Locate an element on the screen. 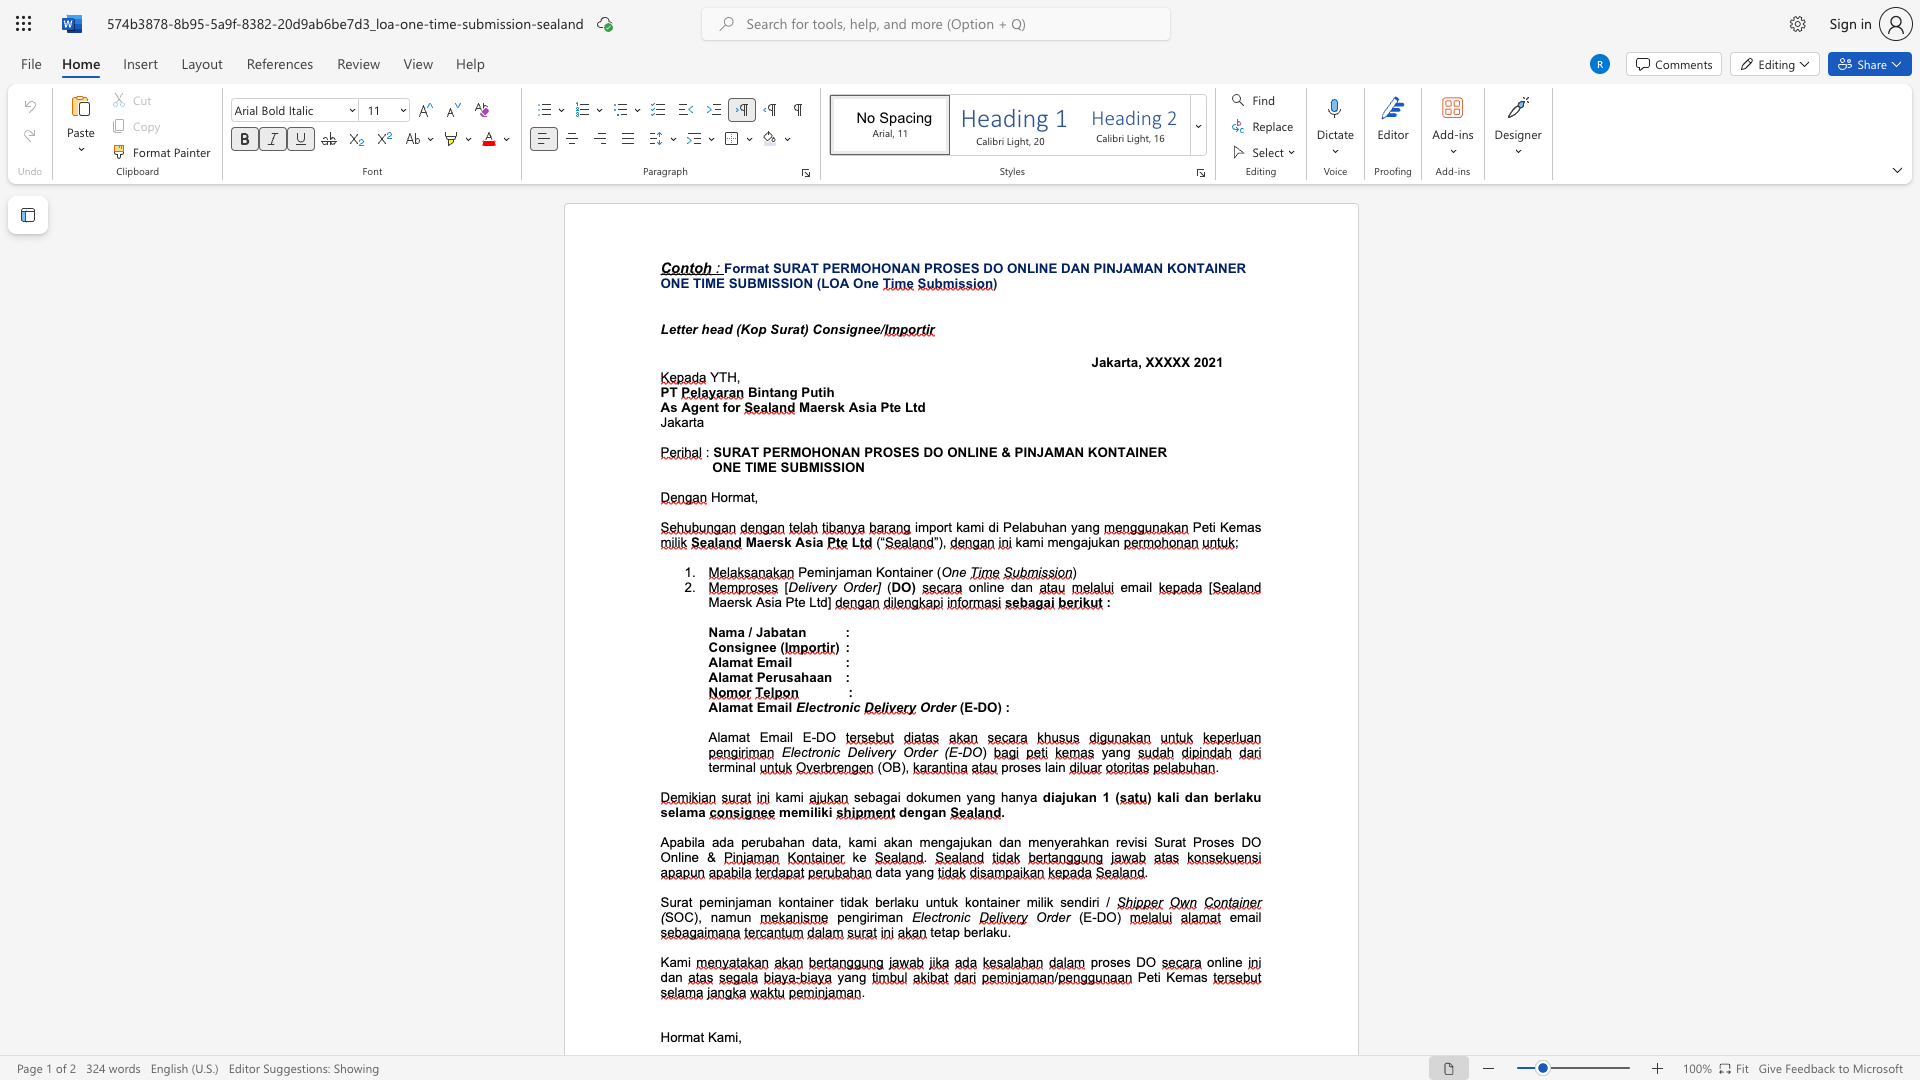 The width and height of the screenshot is (1920, 1080). the subset text "mas" within the text "Peti Kemas" is located at coordinates (1235, 526).